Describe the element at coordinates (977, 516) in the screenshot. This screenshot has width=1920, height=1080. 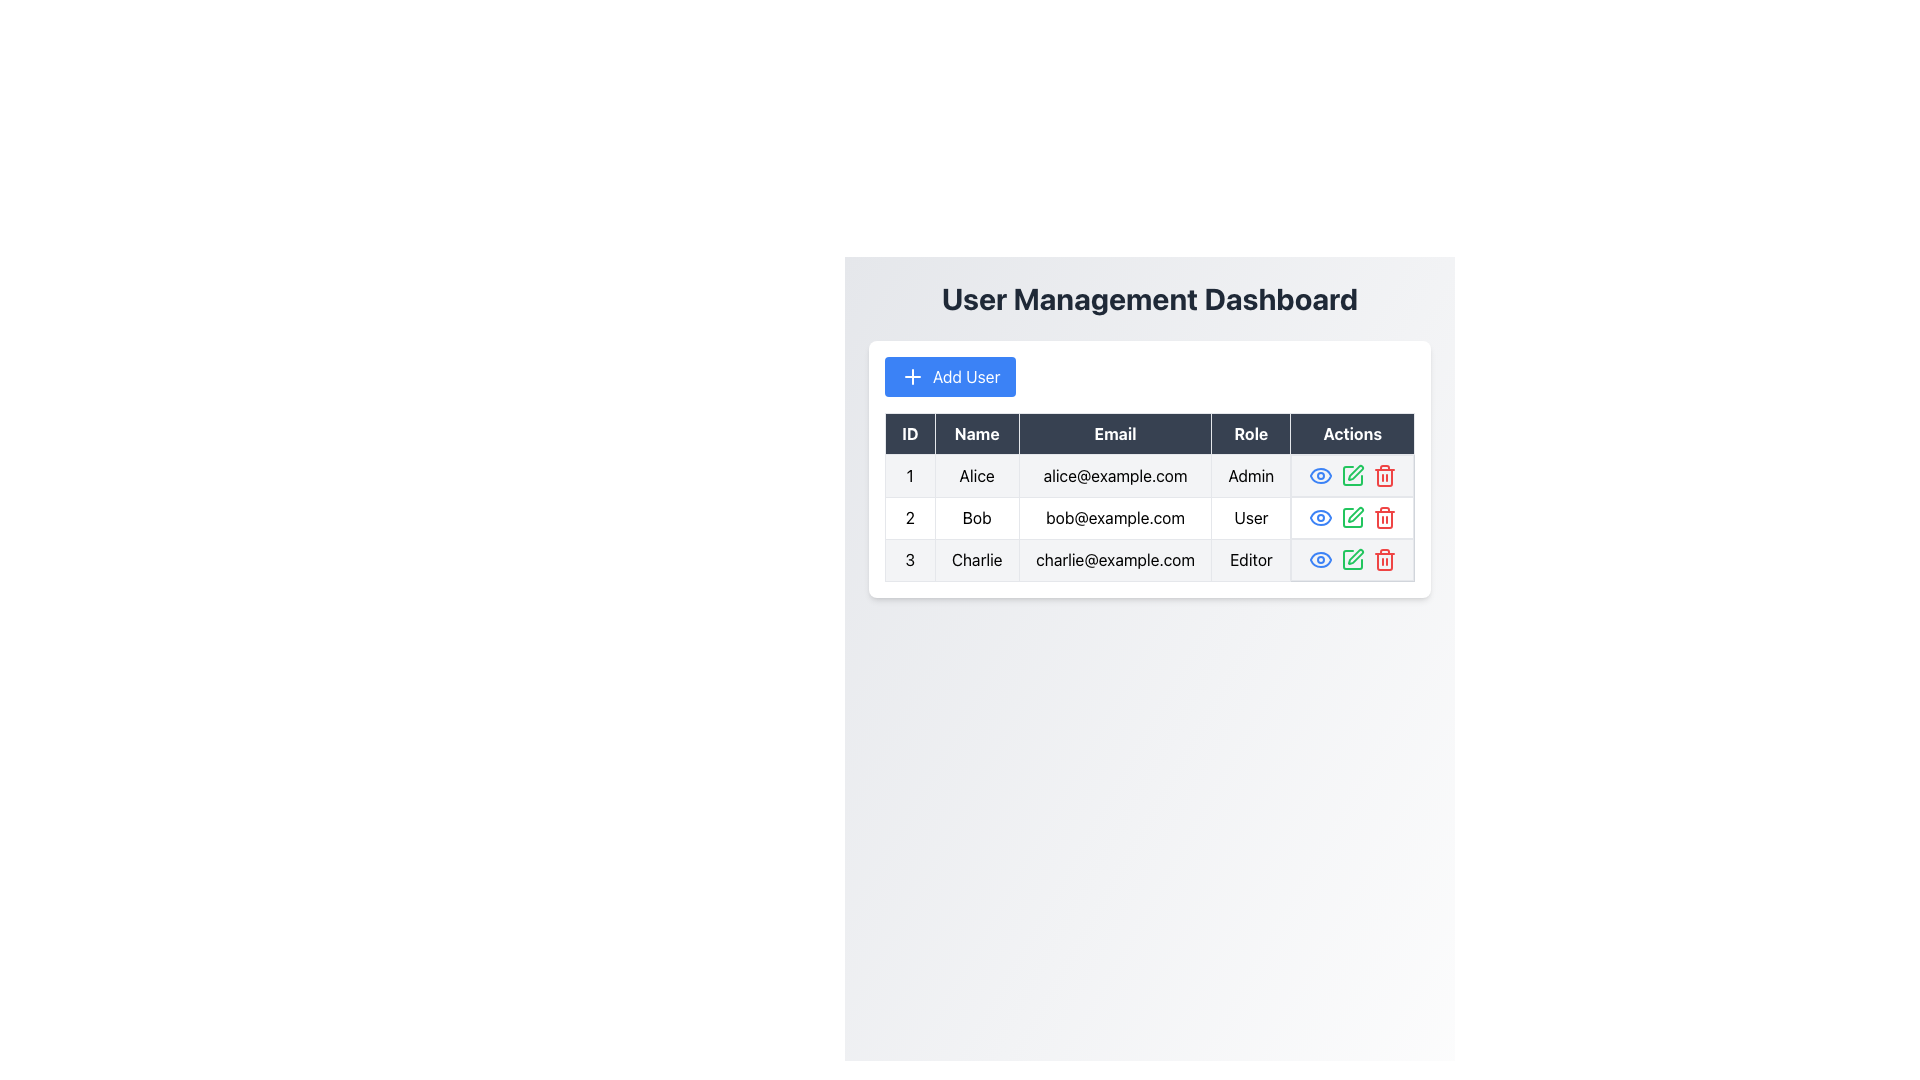
I see `text content of the Text Label displaying 'Bob' located in the second column of the second row under the 'Name' category in the table` at that location.